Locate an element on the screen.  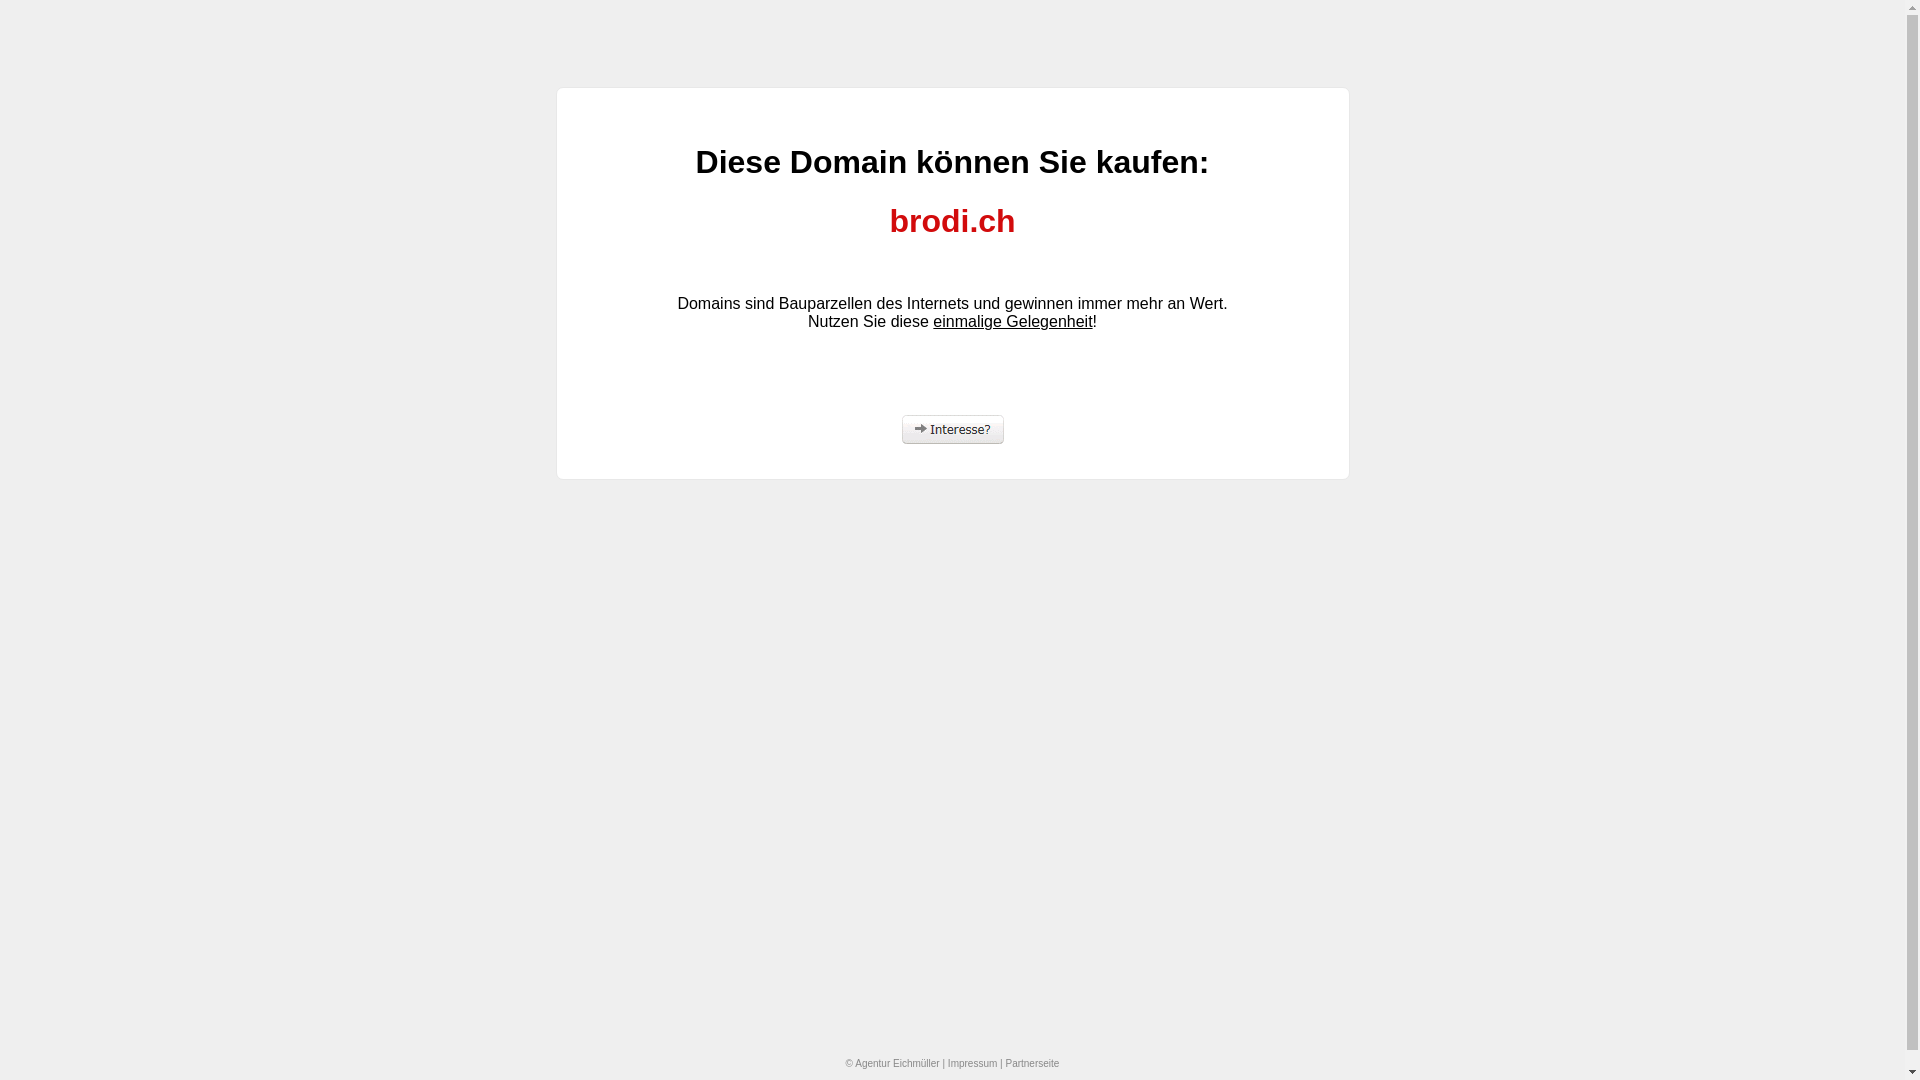
'Partnerseite' is located at coordinates (1004, 1062).